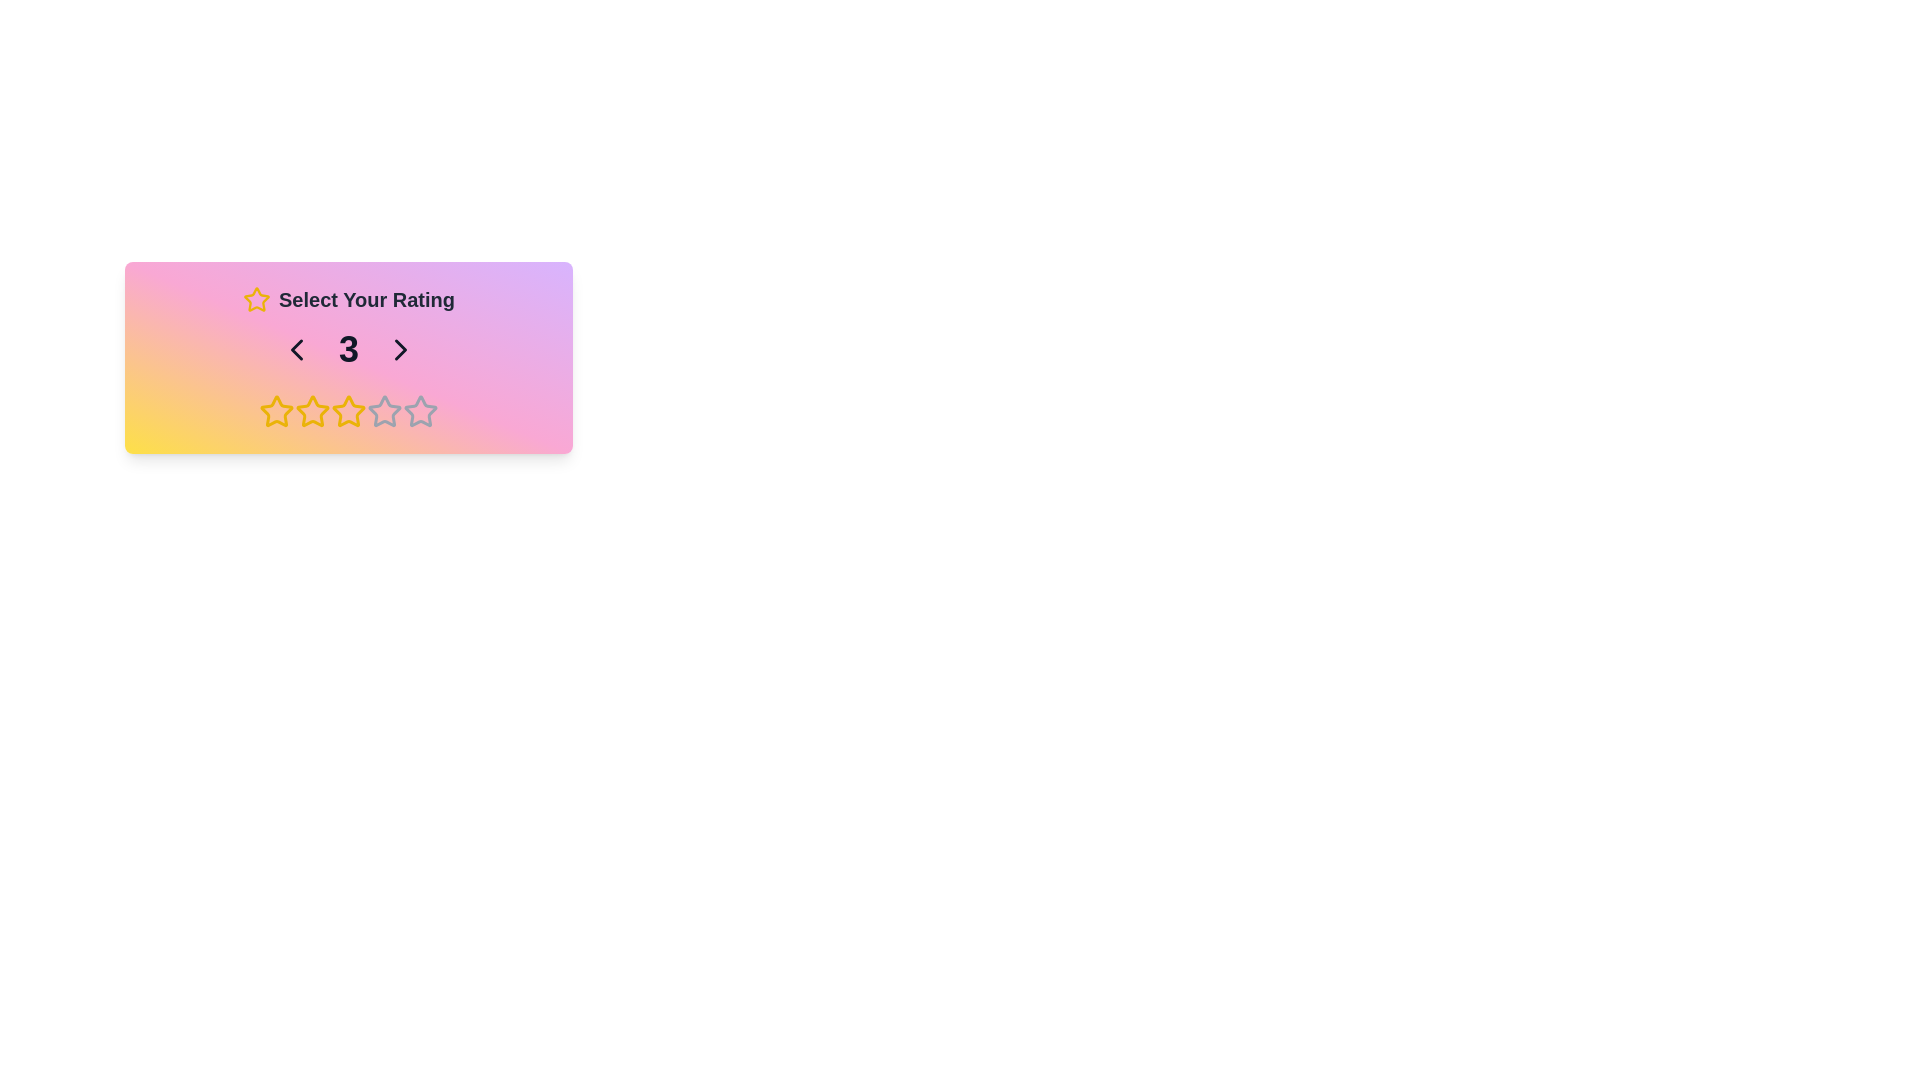 This screenshot has width=1920, height=1080. I want to click on the star-based rating system element located beneath the numeric rating display '3' and near the 'Select Your Rating' label, so click(349, 411).